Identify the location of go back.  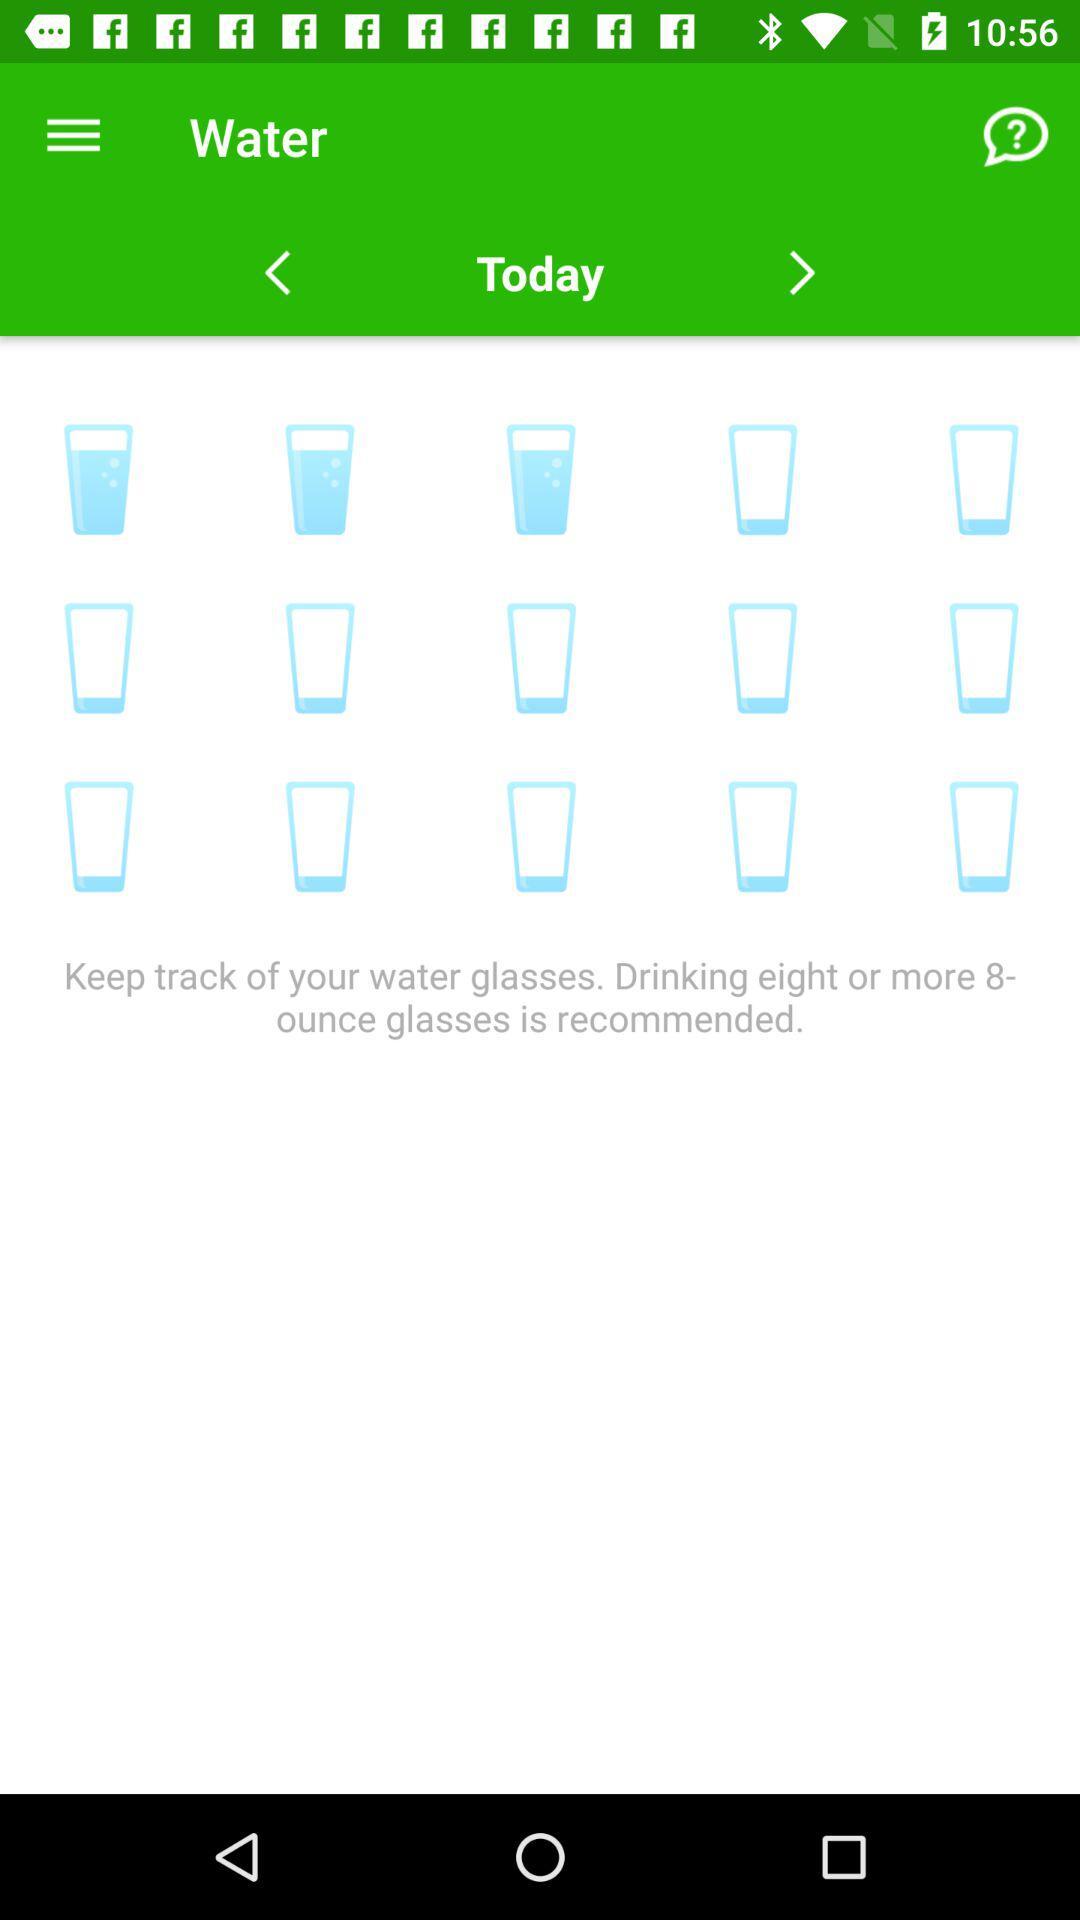
(277, 272).